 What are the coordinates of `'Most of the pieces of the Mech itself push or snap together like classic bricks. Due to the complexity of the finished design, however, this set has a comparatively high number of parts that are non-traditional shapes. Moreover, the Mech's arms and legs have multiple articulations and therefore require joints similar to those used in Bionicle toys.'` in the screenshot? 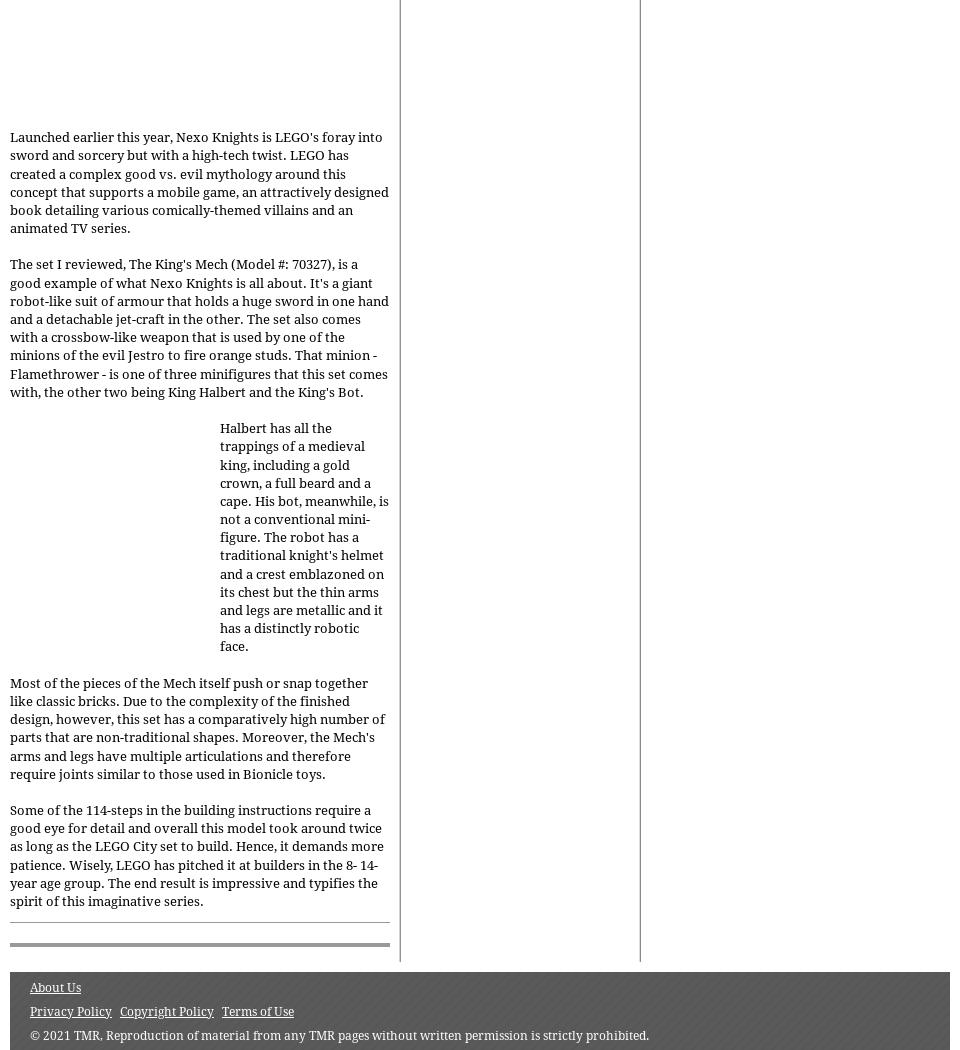 It's located at (197, 726).